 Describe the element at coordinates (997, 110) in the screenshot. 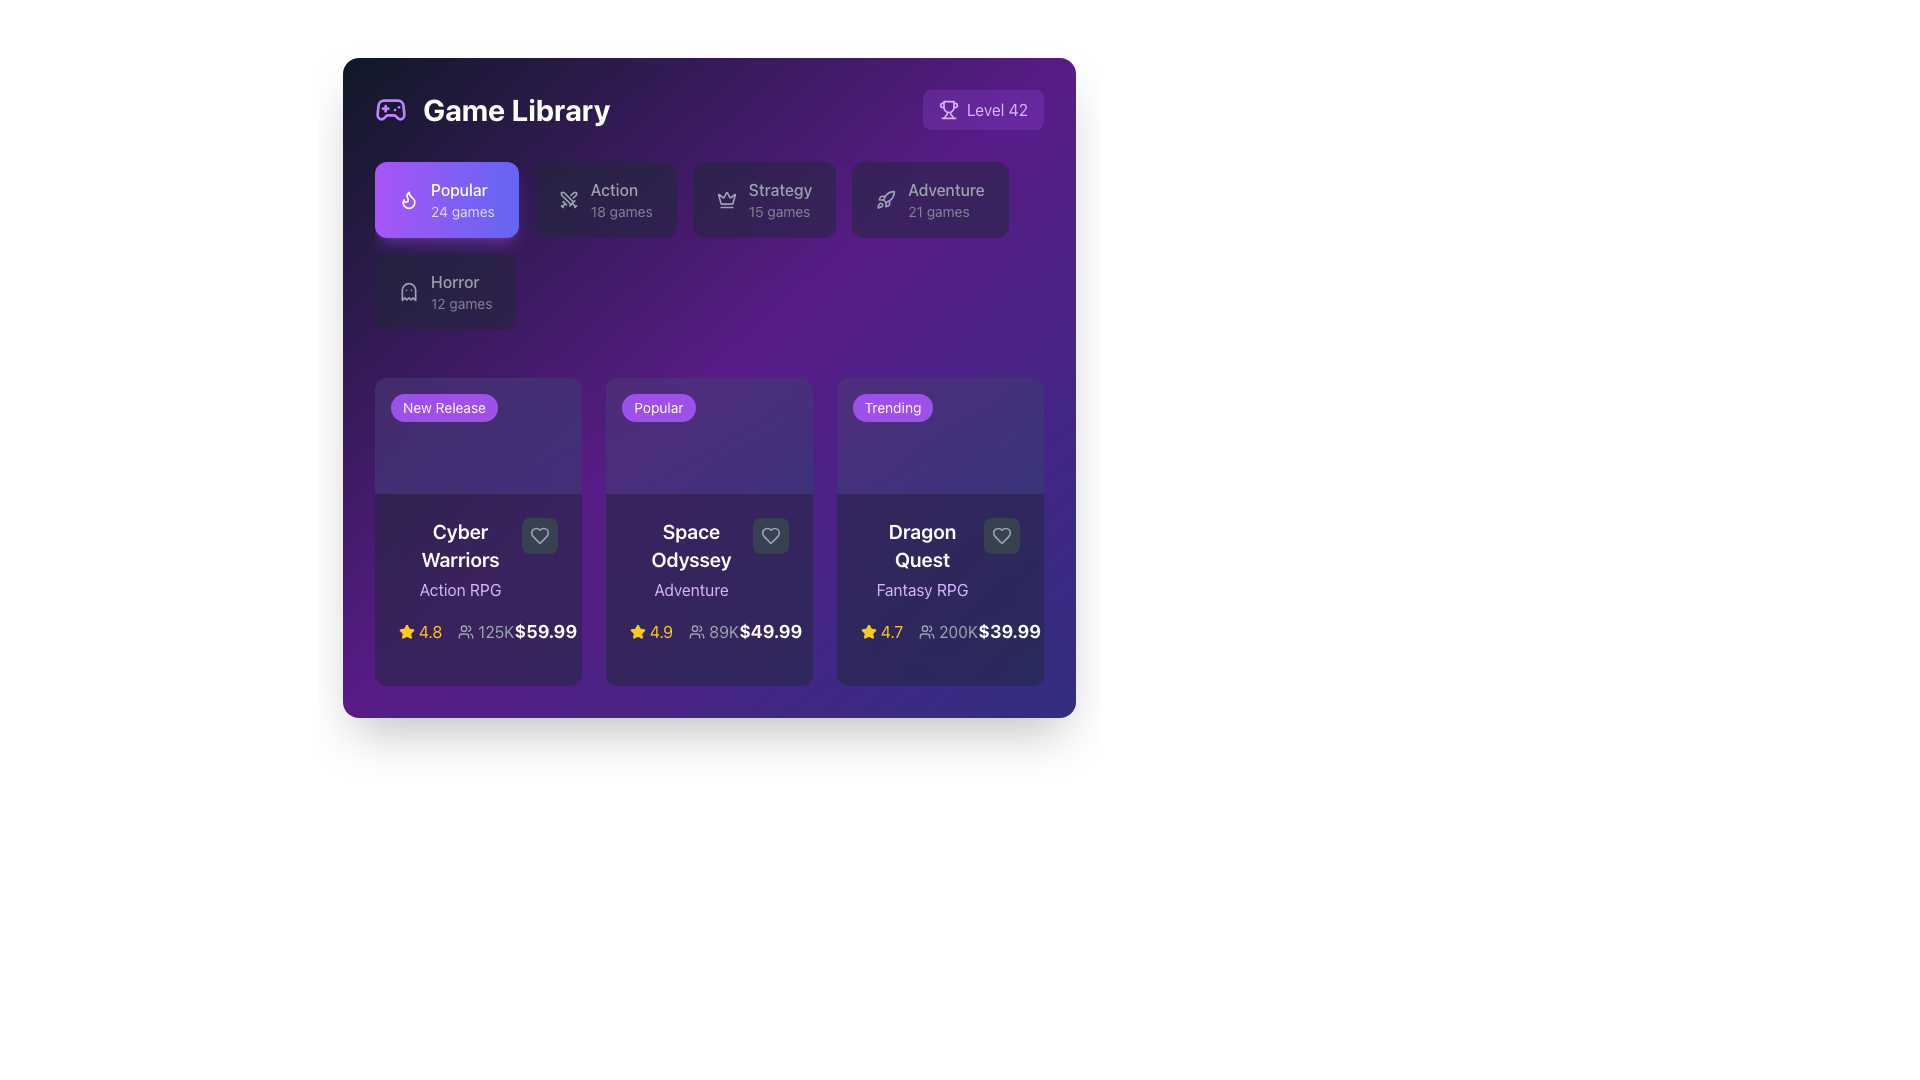

I see `the static text element that displays the level indicator, located in the top-right corner of the main layout, next to the trophy icon` at that location.